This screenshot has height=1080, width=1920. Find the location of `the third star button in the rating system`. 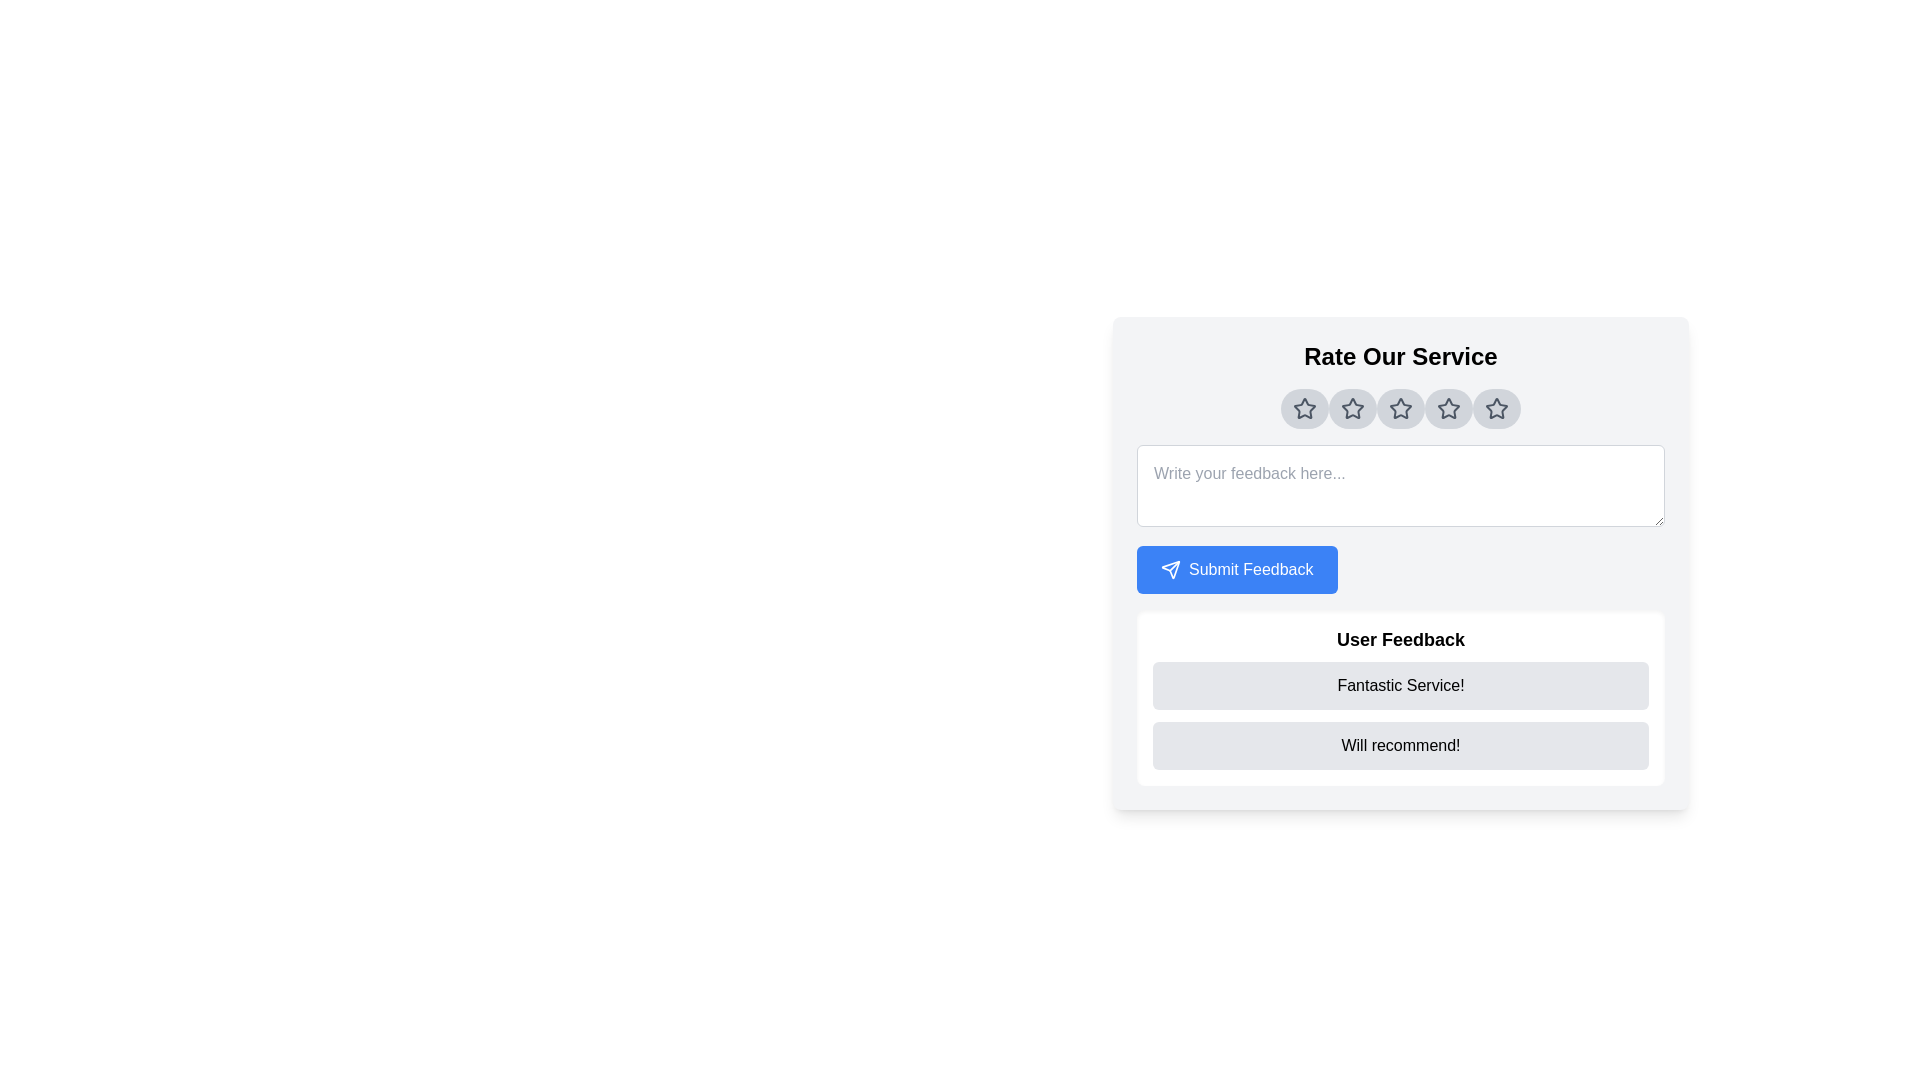

the third star button in the rating system is located at coordinates (1400, 407).